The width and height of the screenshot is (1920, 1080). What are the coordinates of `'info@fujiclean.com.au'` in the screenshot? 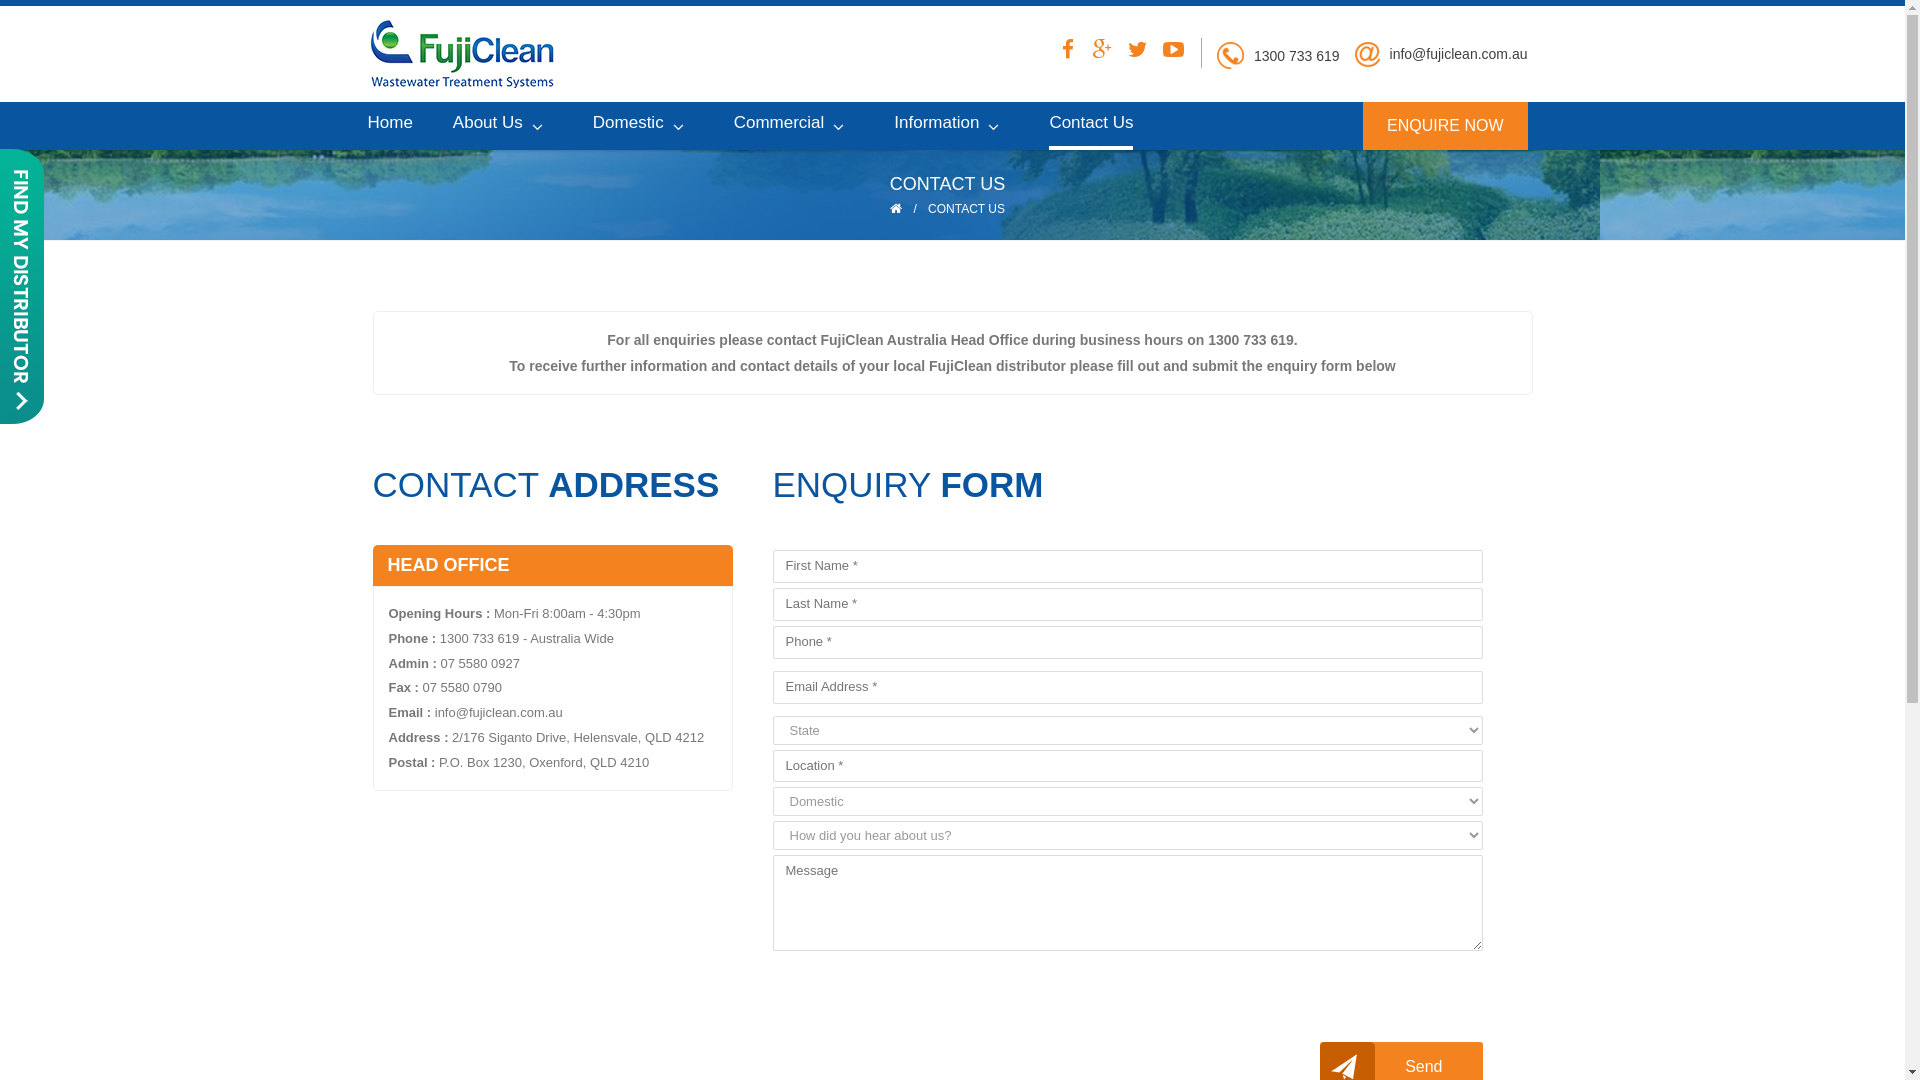 It's located at (1389, 53).